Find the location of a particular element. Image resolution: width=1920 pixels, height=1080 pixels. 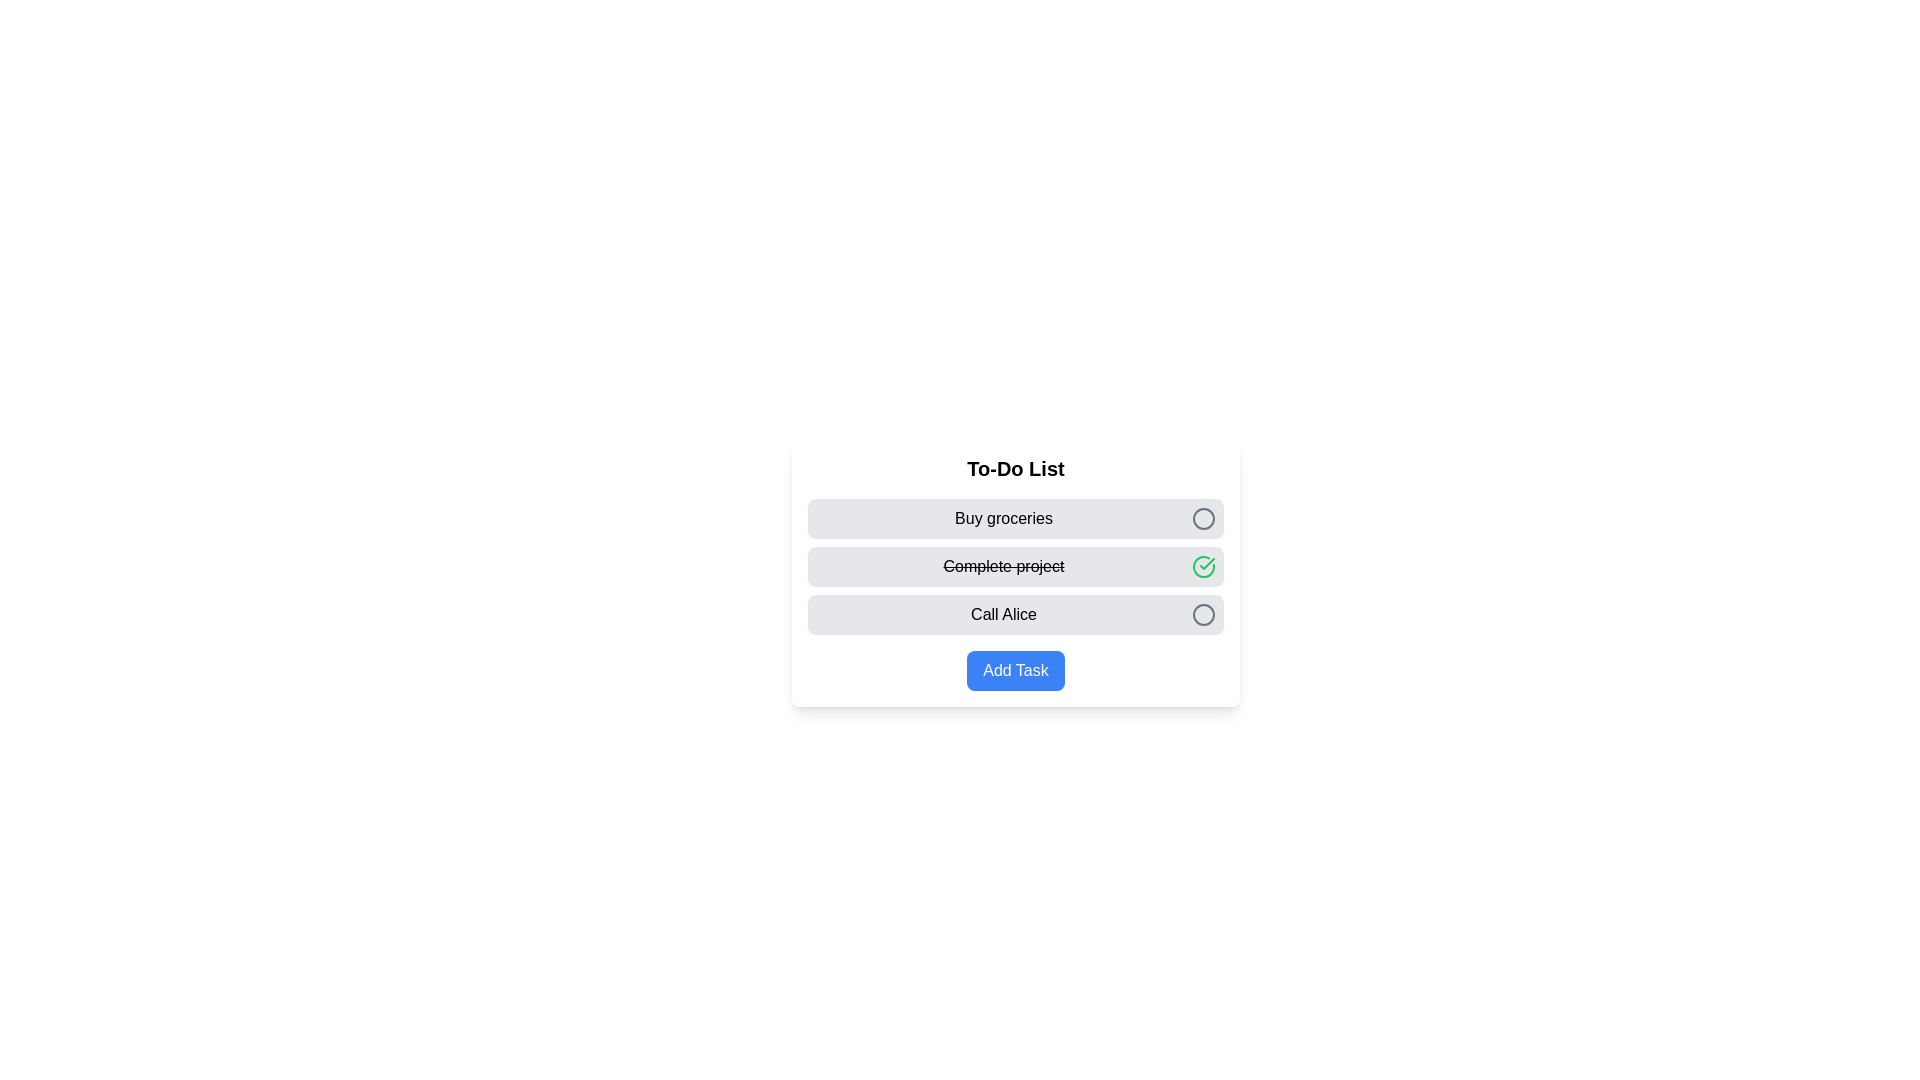

the status indicator button located to the right of 'Call Alice' is located at coordinates (1203, 613).